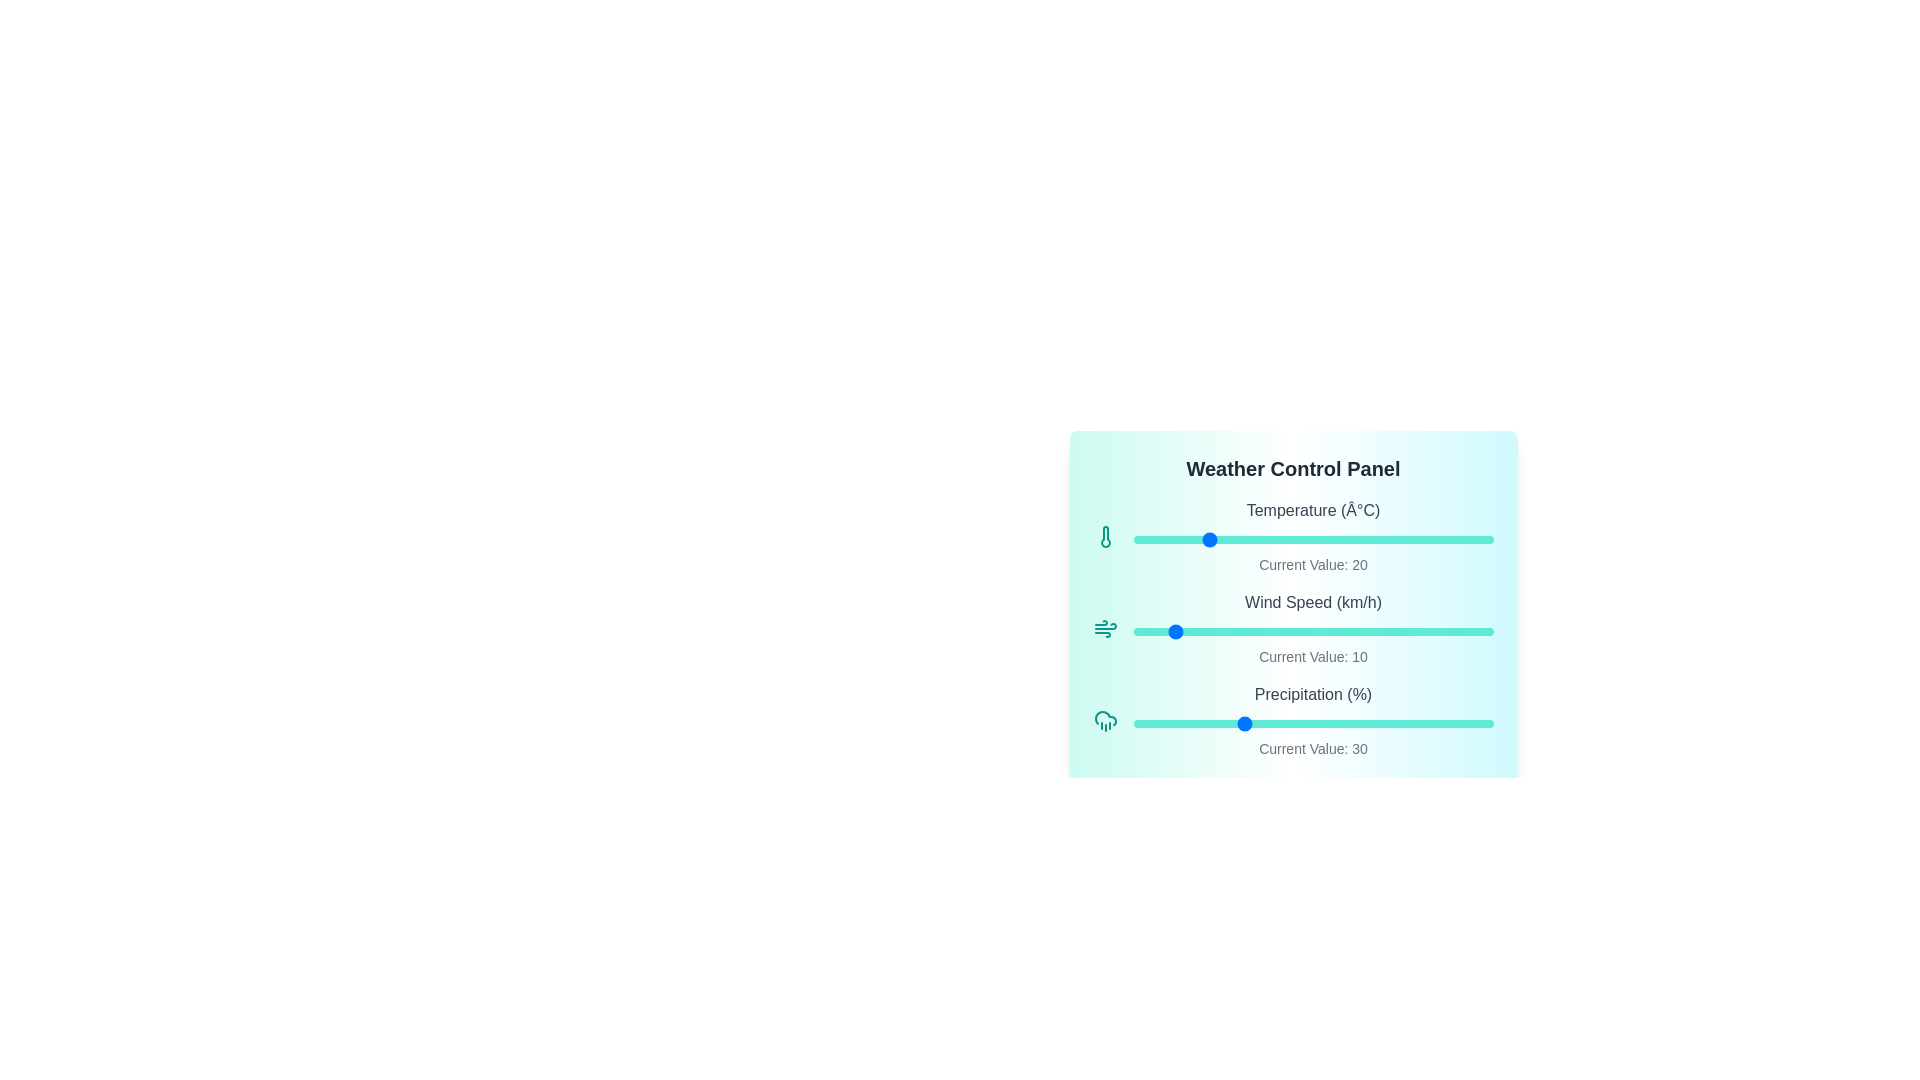  I want to click on the Wind Speed slider to 83 km/h, so click(1431, 632).